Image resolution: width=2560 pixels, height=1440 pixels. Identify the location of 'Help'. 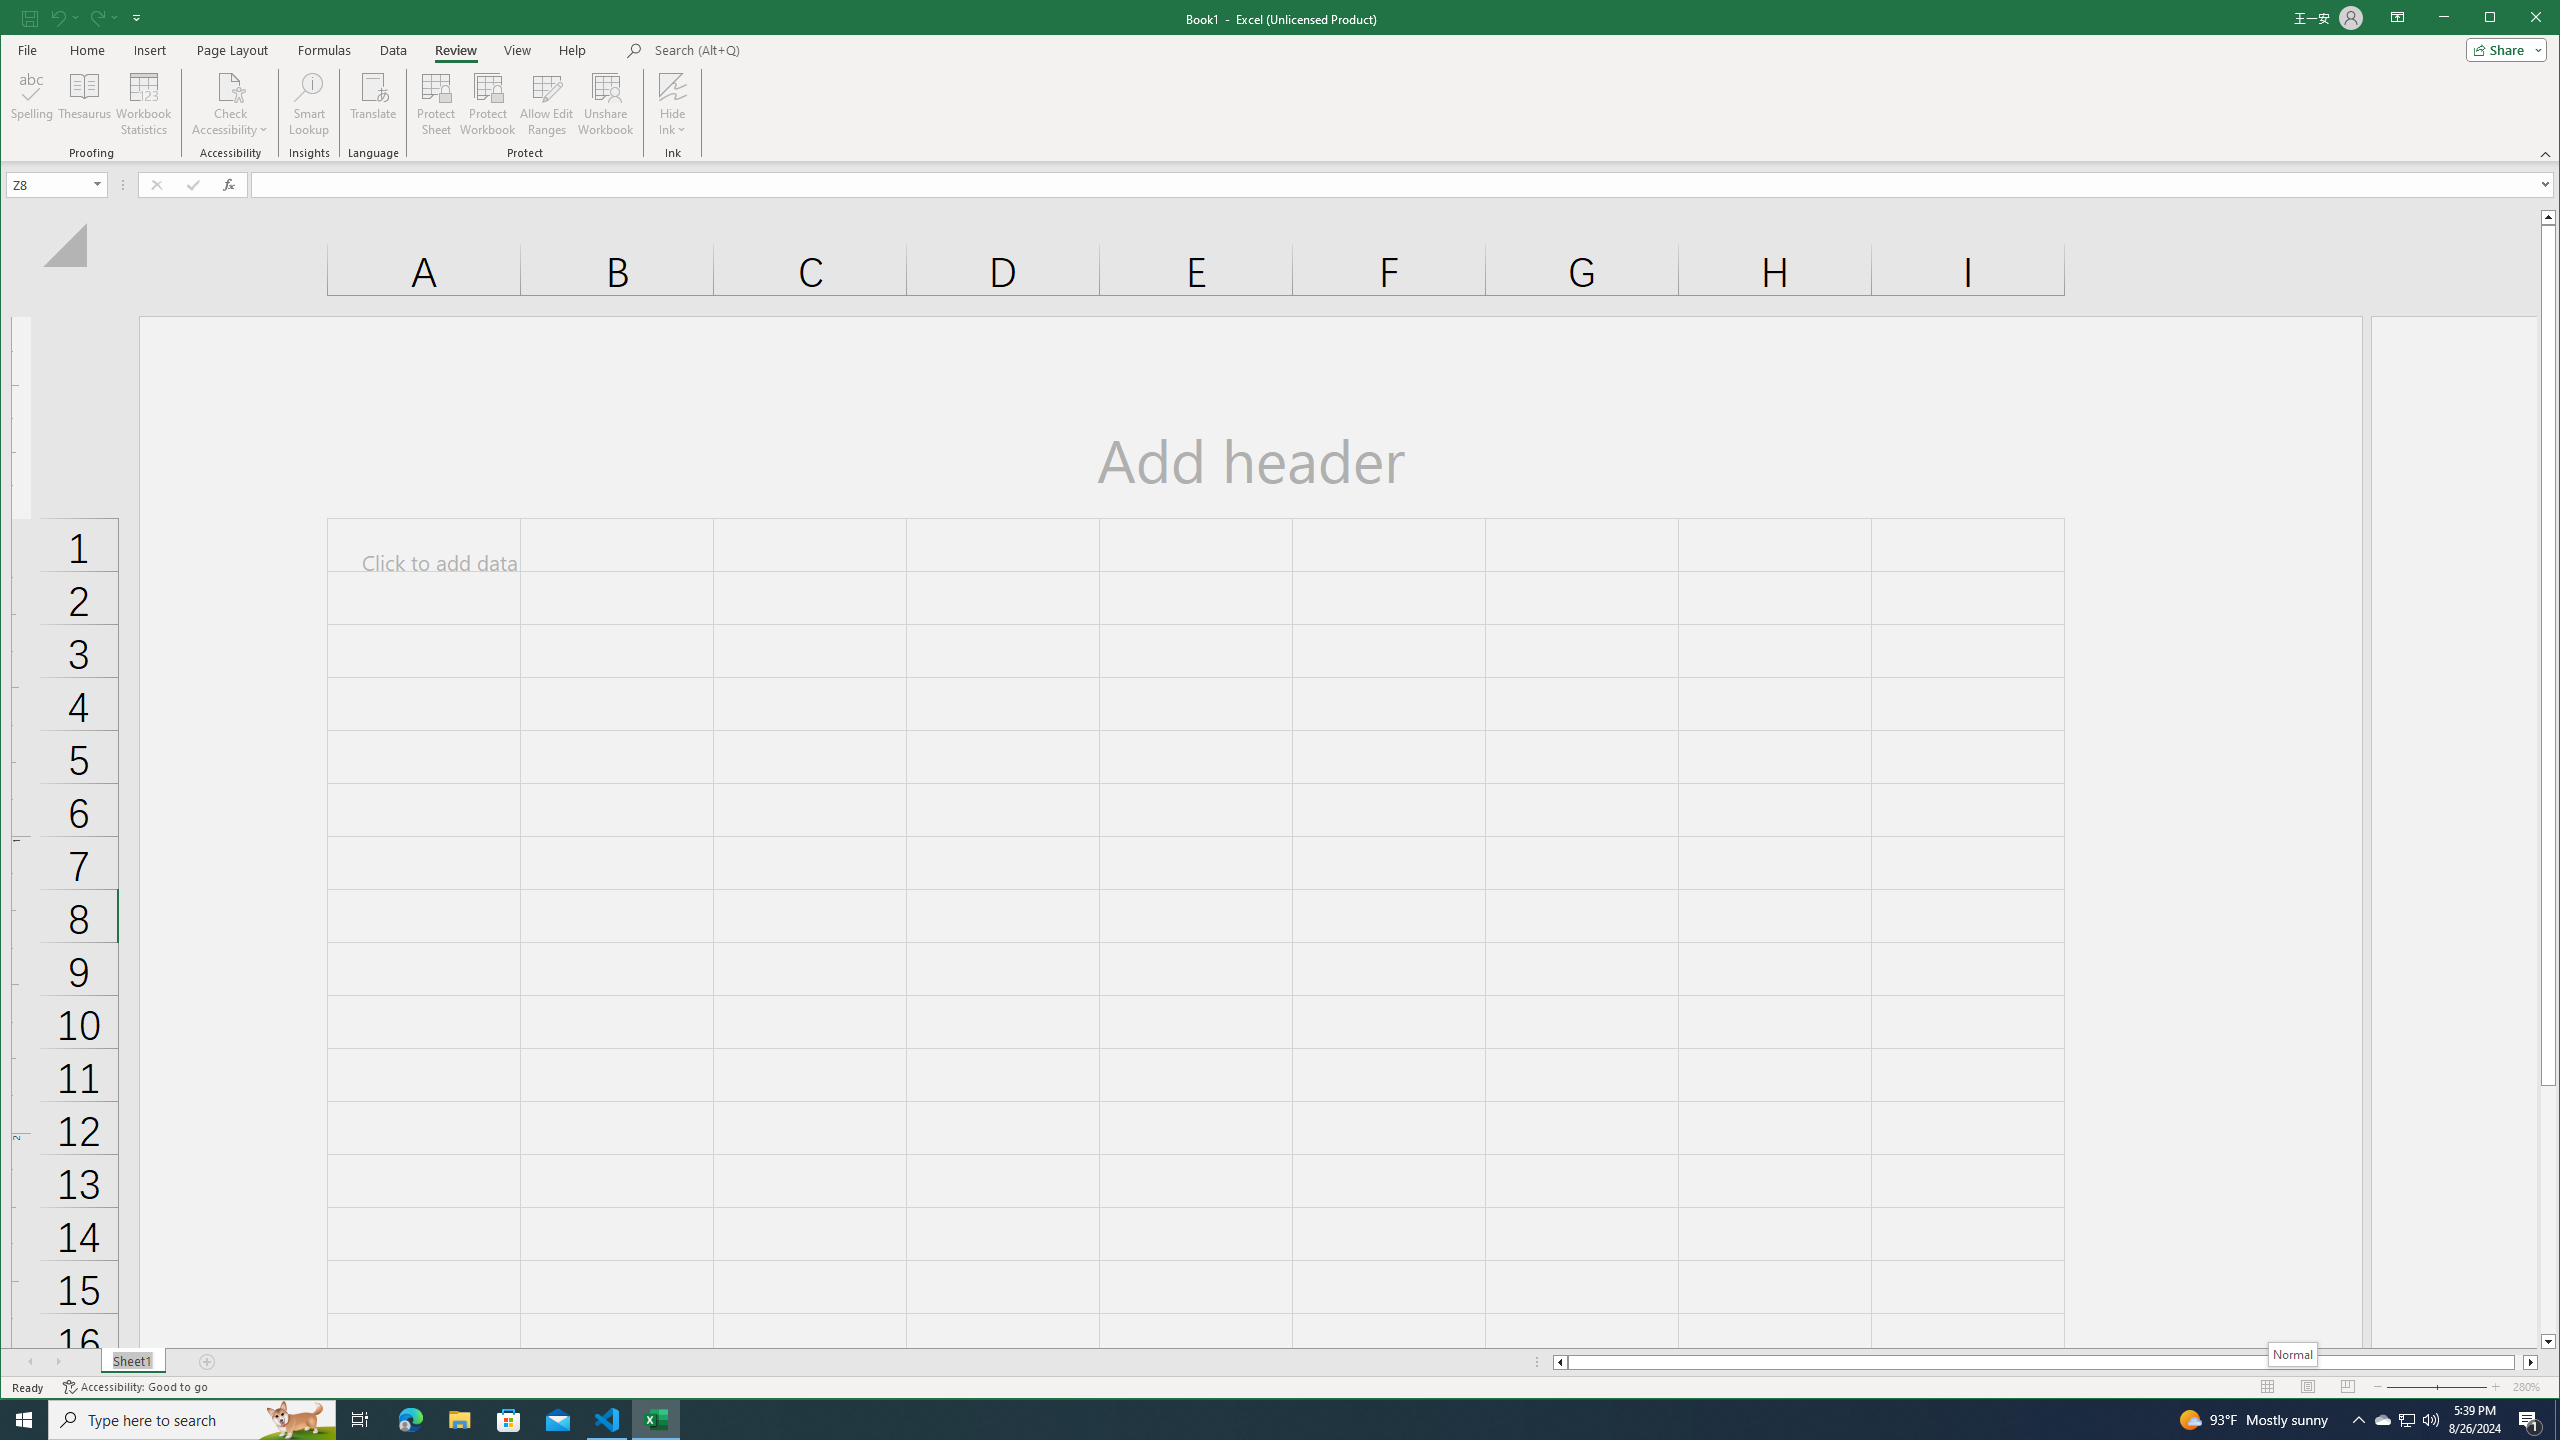
(571, 49).